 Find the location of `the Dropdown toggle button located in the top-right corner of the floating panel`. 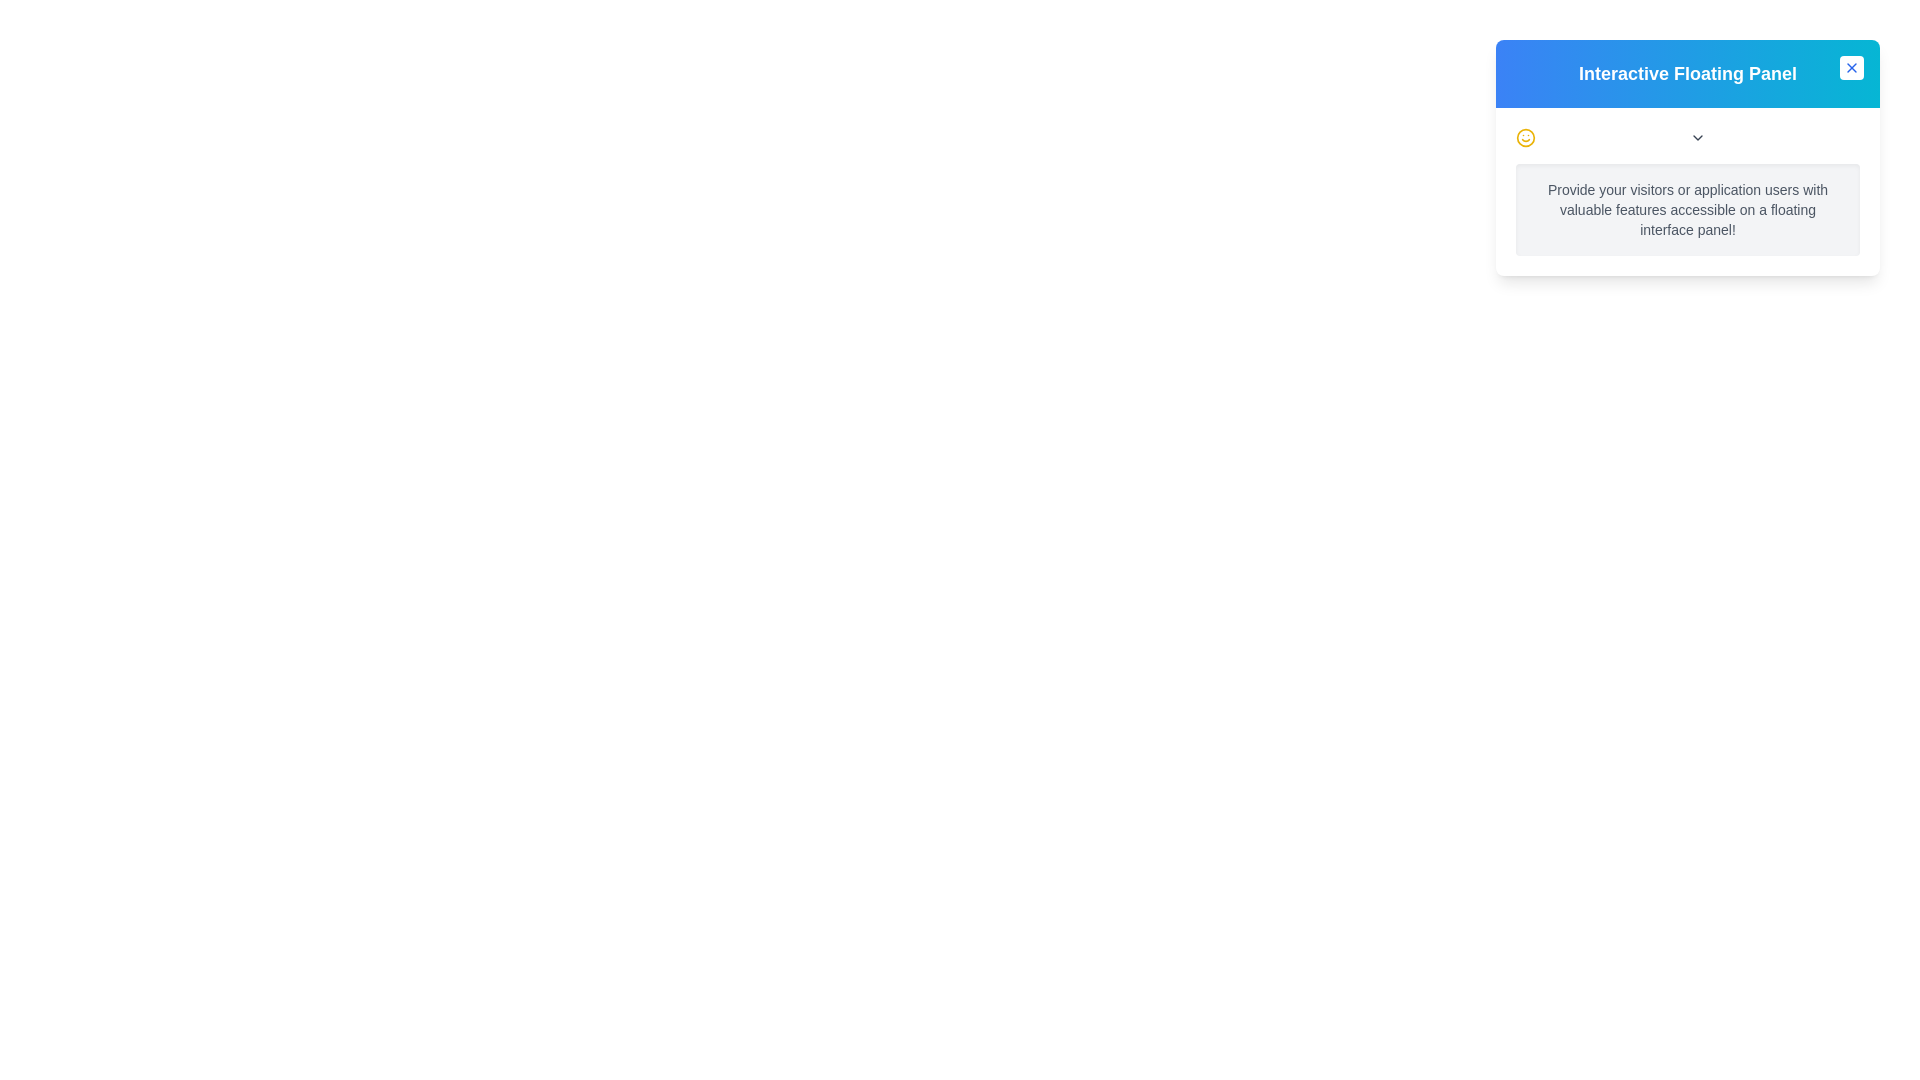

the Dropdown toggle button located in the top-right corner of the floating panel is located at coordinates (1697, 137).